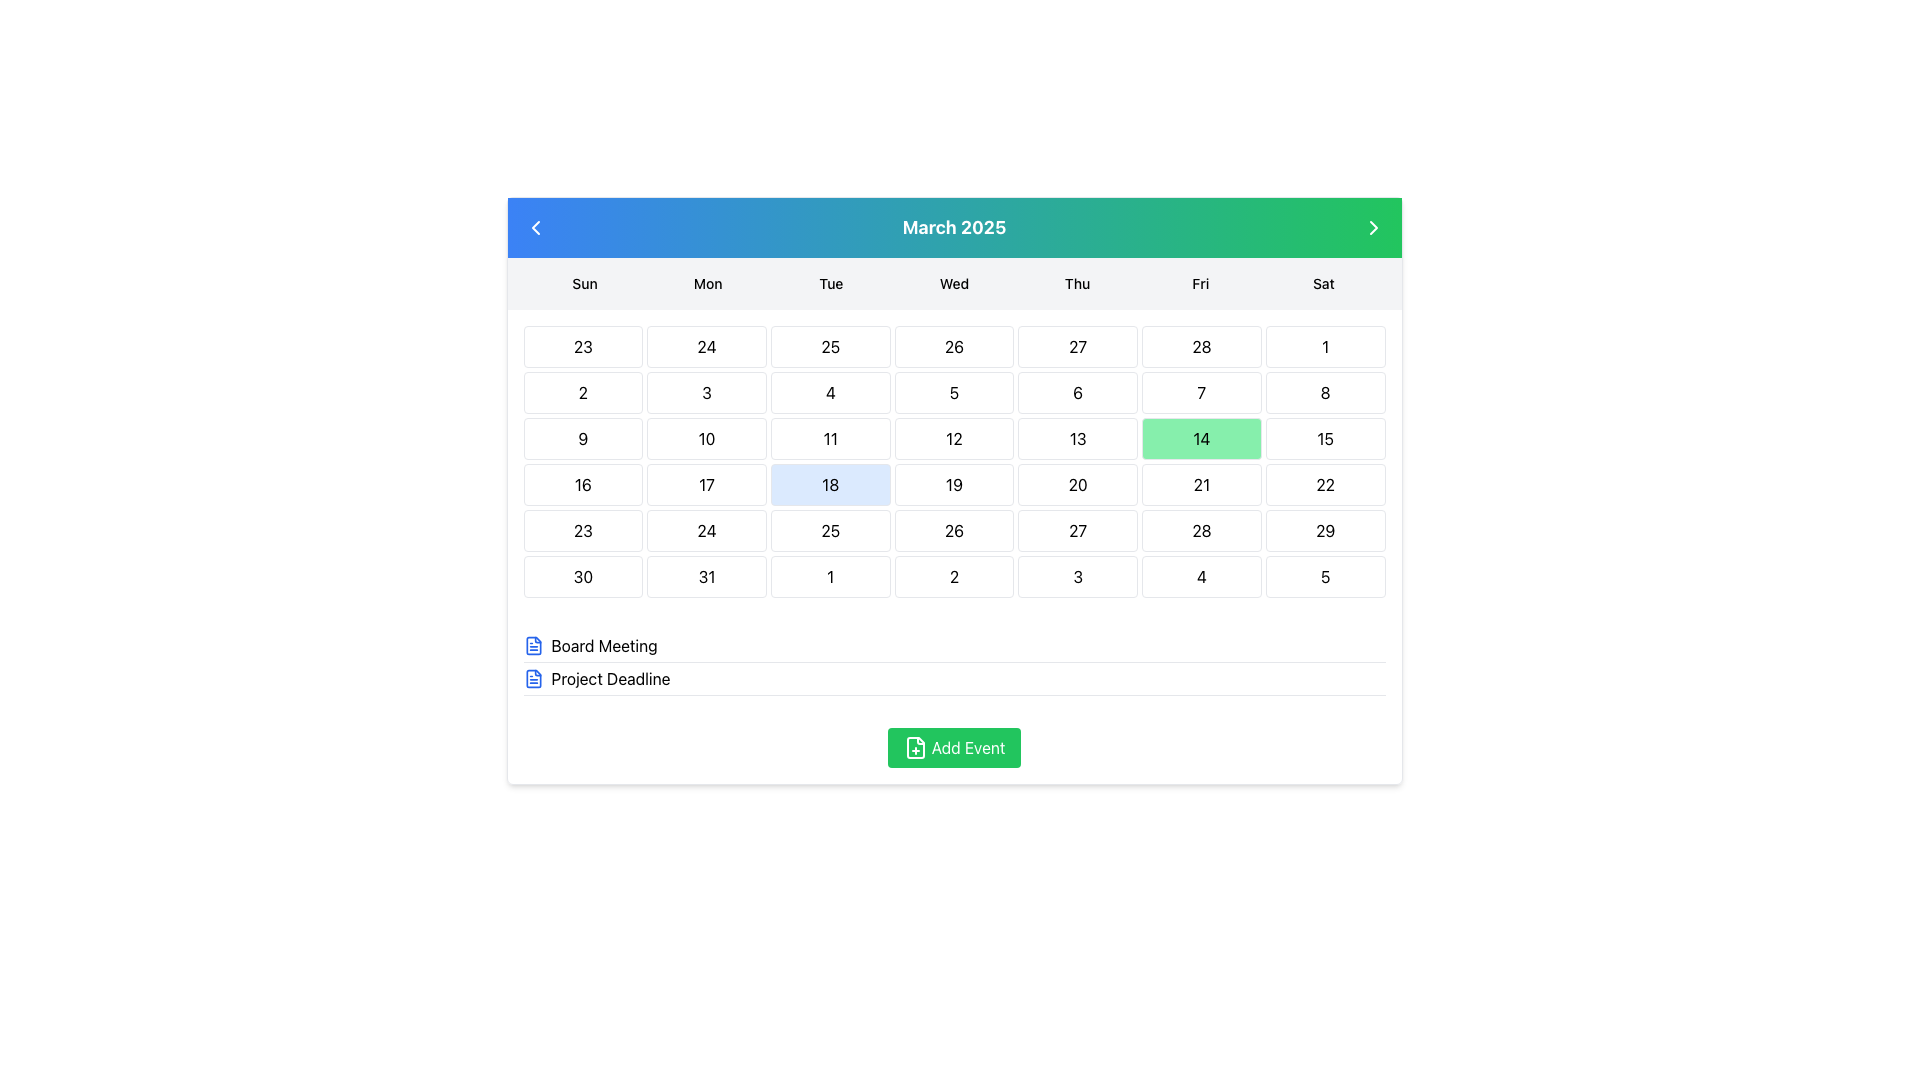  I want to click on the button-like date element displaying the number '4' in the calendar grid for Tuesday, so click(830, 393).